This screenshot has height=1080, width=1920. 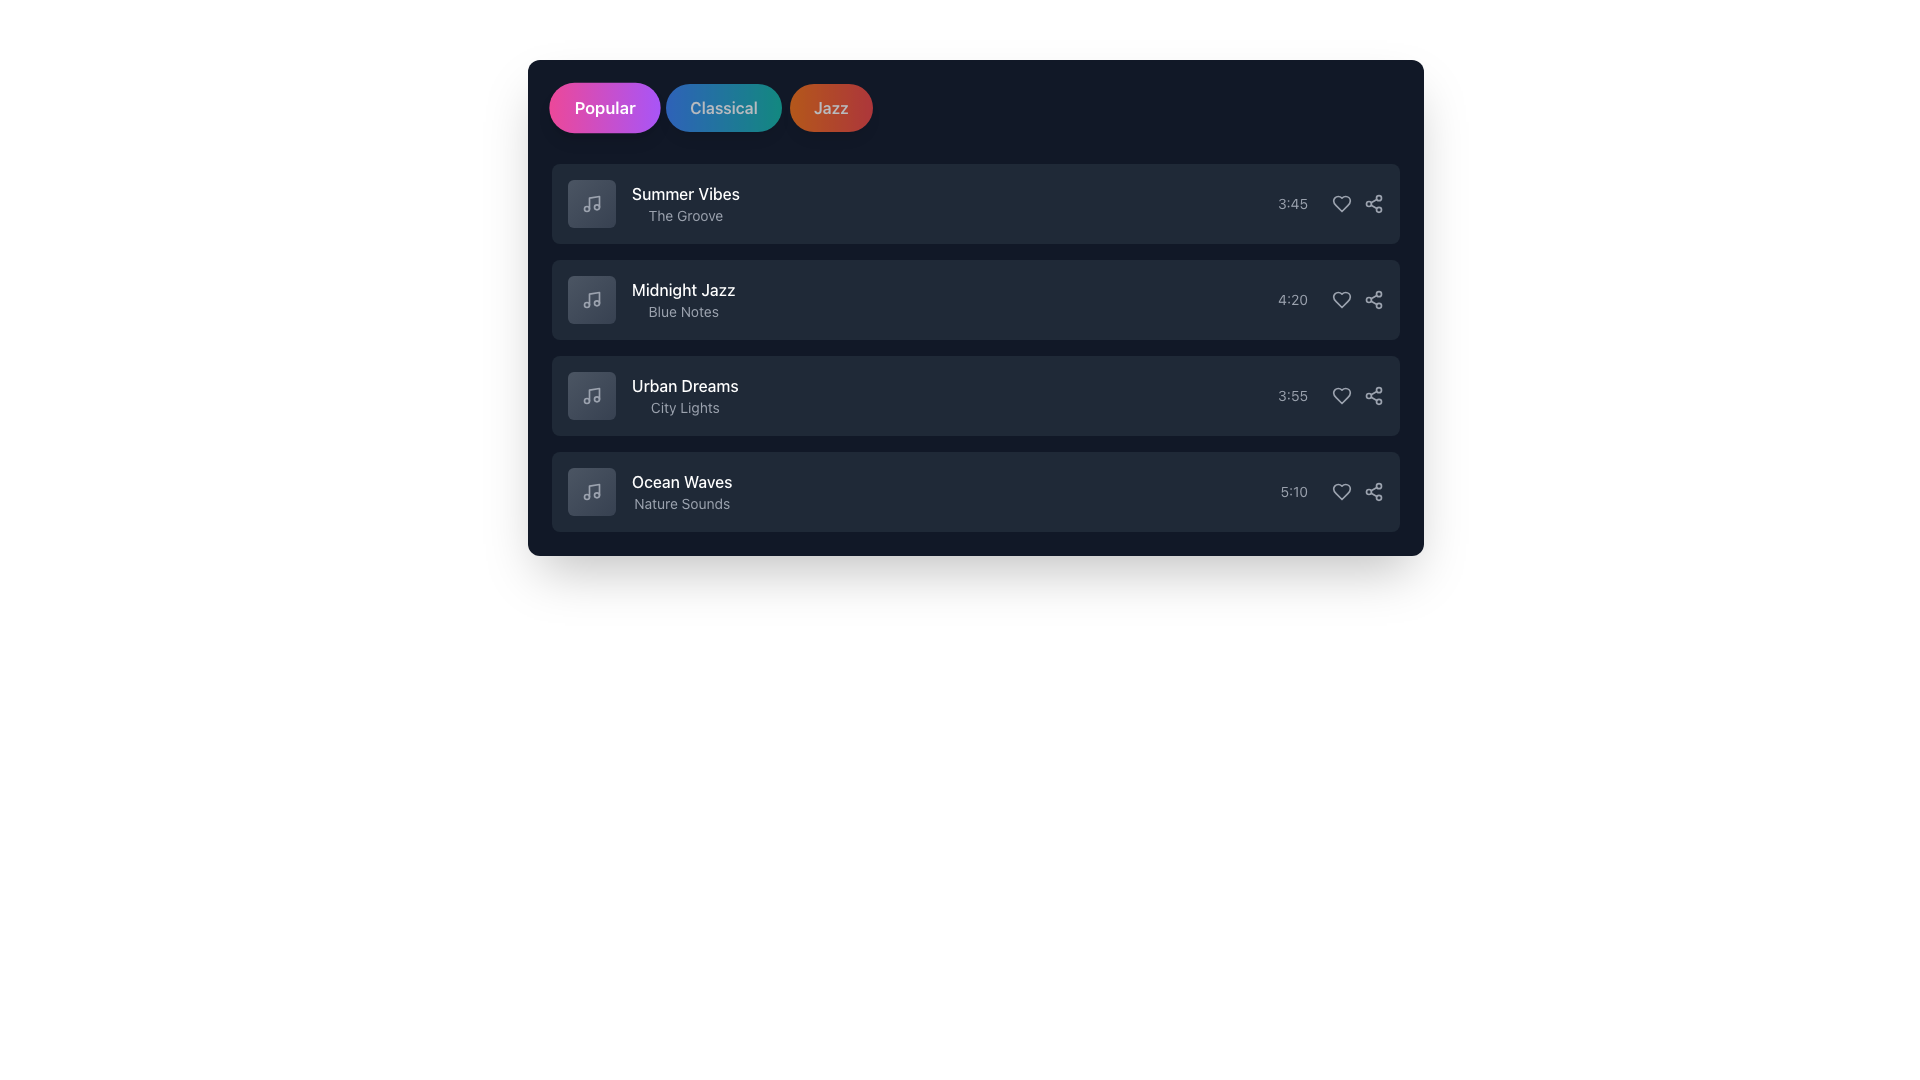 What do you see at coordinates (1293, 300) in the screenshot?
I see `the text label that displays the duration or timestamp for the second music track labeled 'Midnight Jazz', located on the right side of the track's row` at bounding box center [1293, 300].